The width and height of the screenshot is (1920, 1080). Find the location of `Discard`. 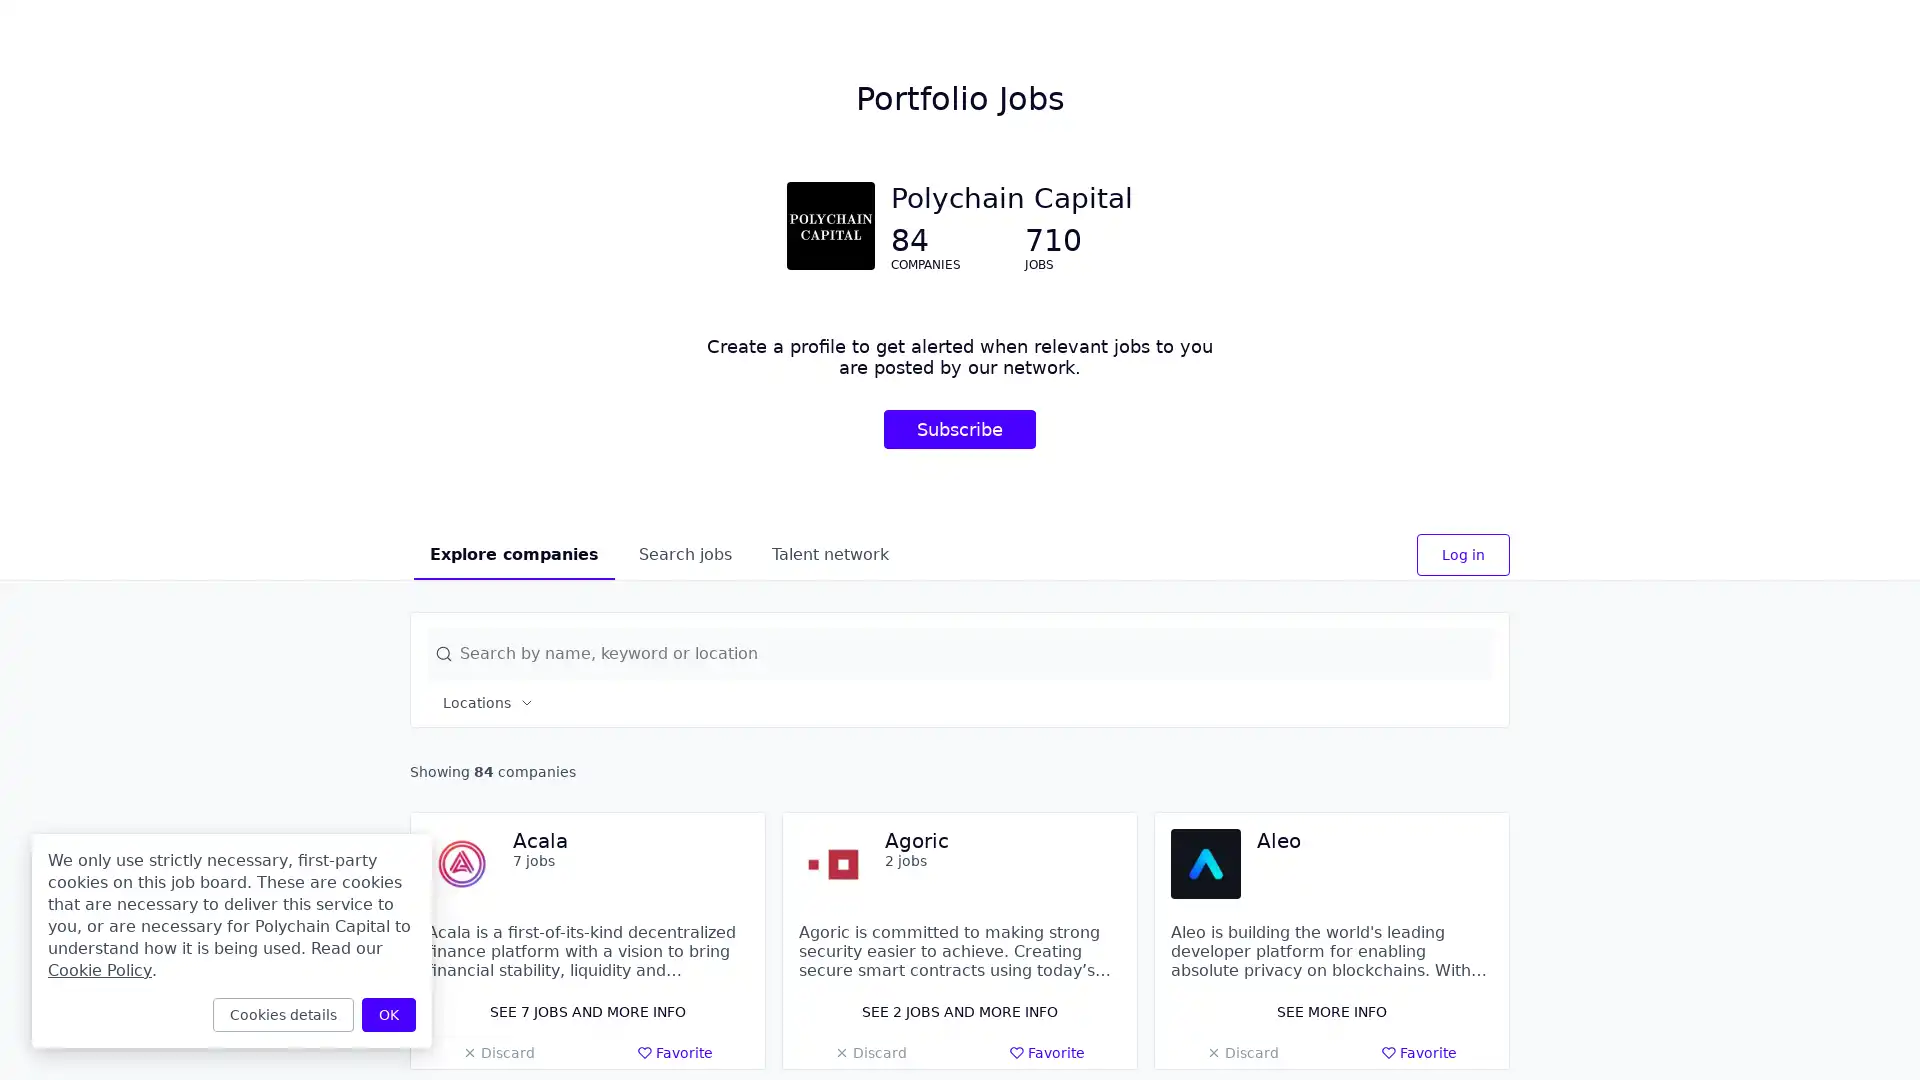

Discard is located at coordinates (1241, 1052).